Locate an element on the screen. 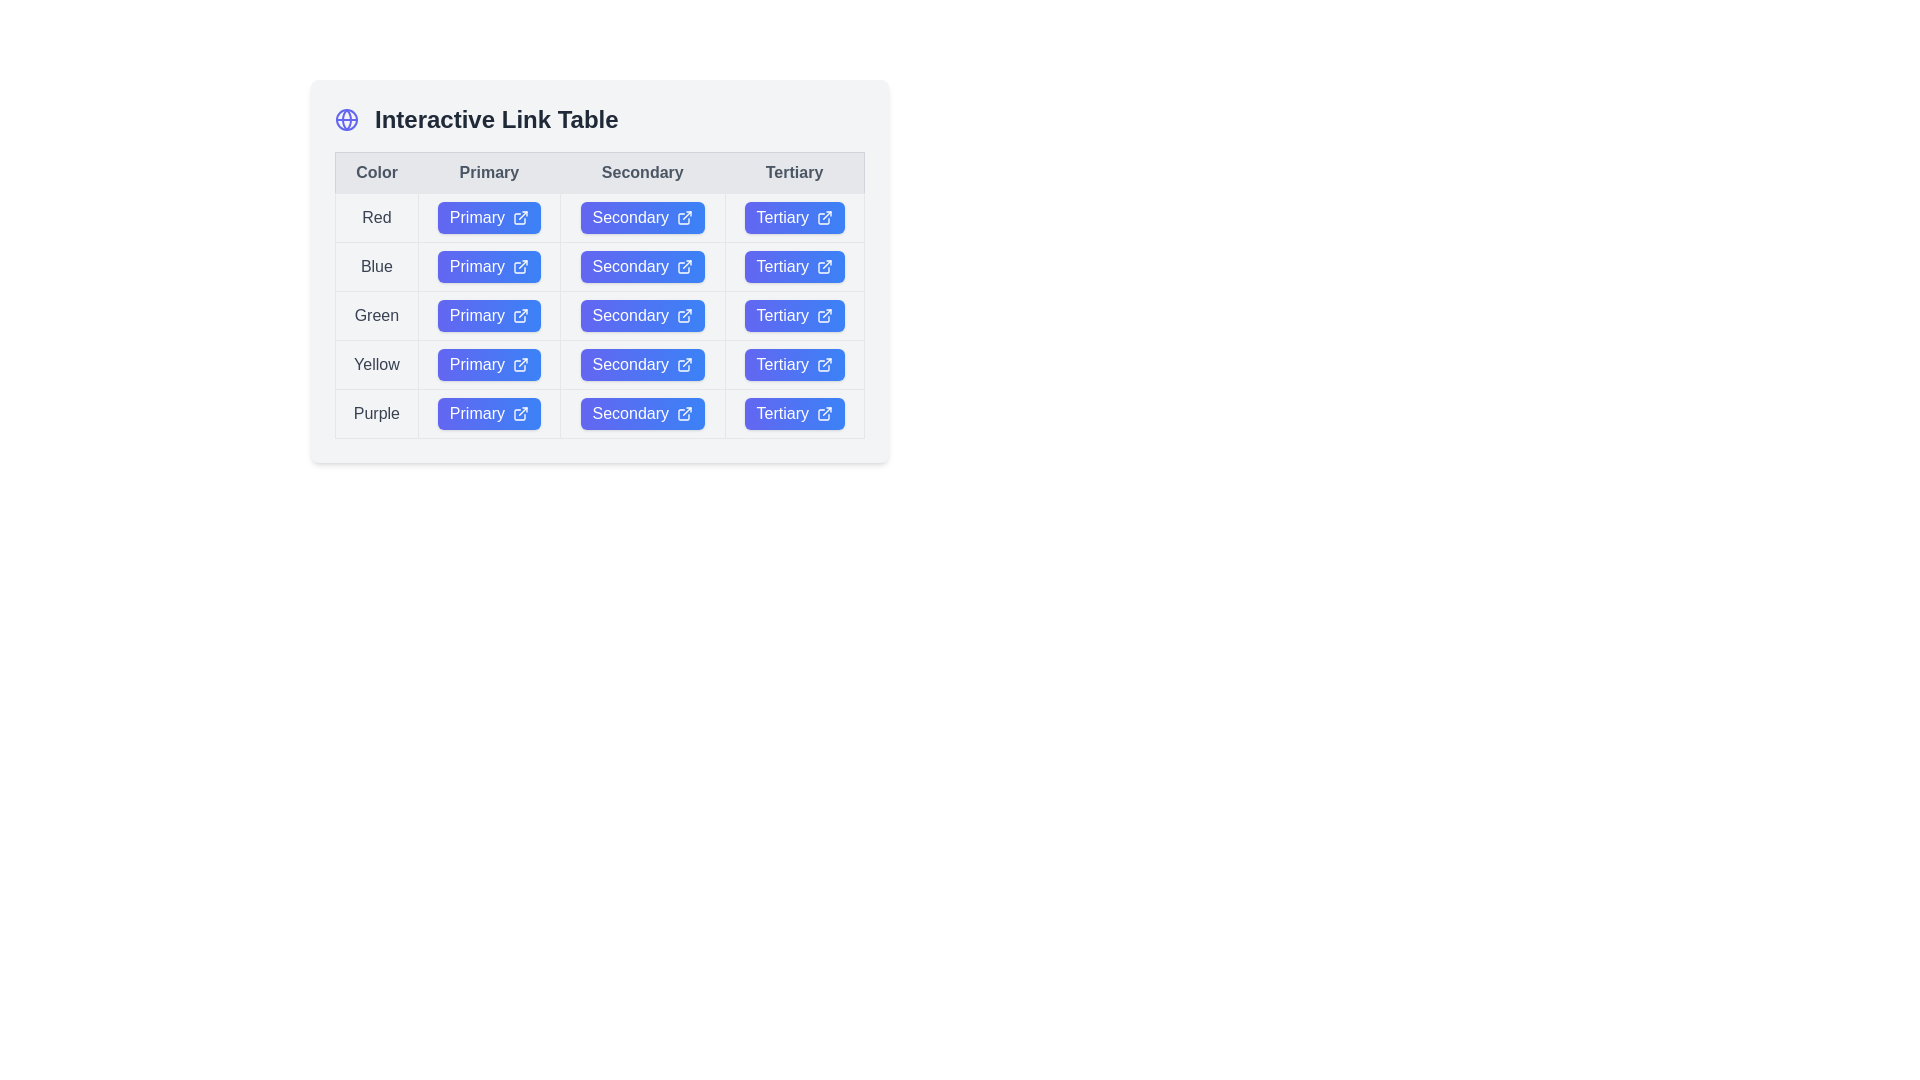 The height and width of the screenshot is (1080, 1920). the 'Secondary' text label within the button component that displays white text on a gradient background, located in the table row corresponding to 'Yellow' in the 'Color' column is located at coordinates (629, 365).